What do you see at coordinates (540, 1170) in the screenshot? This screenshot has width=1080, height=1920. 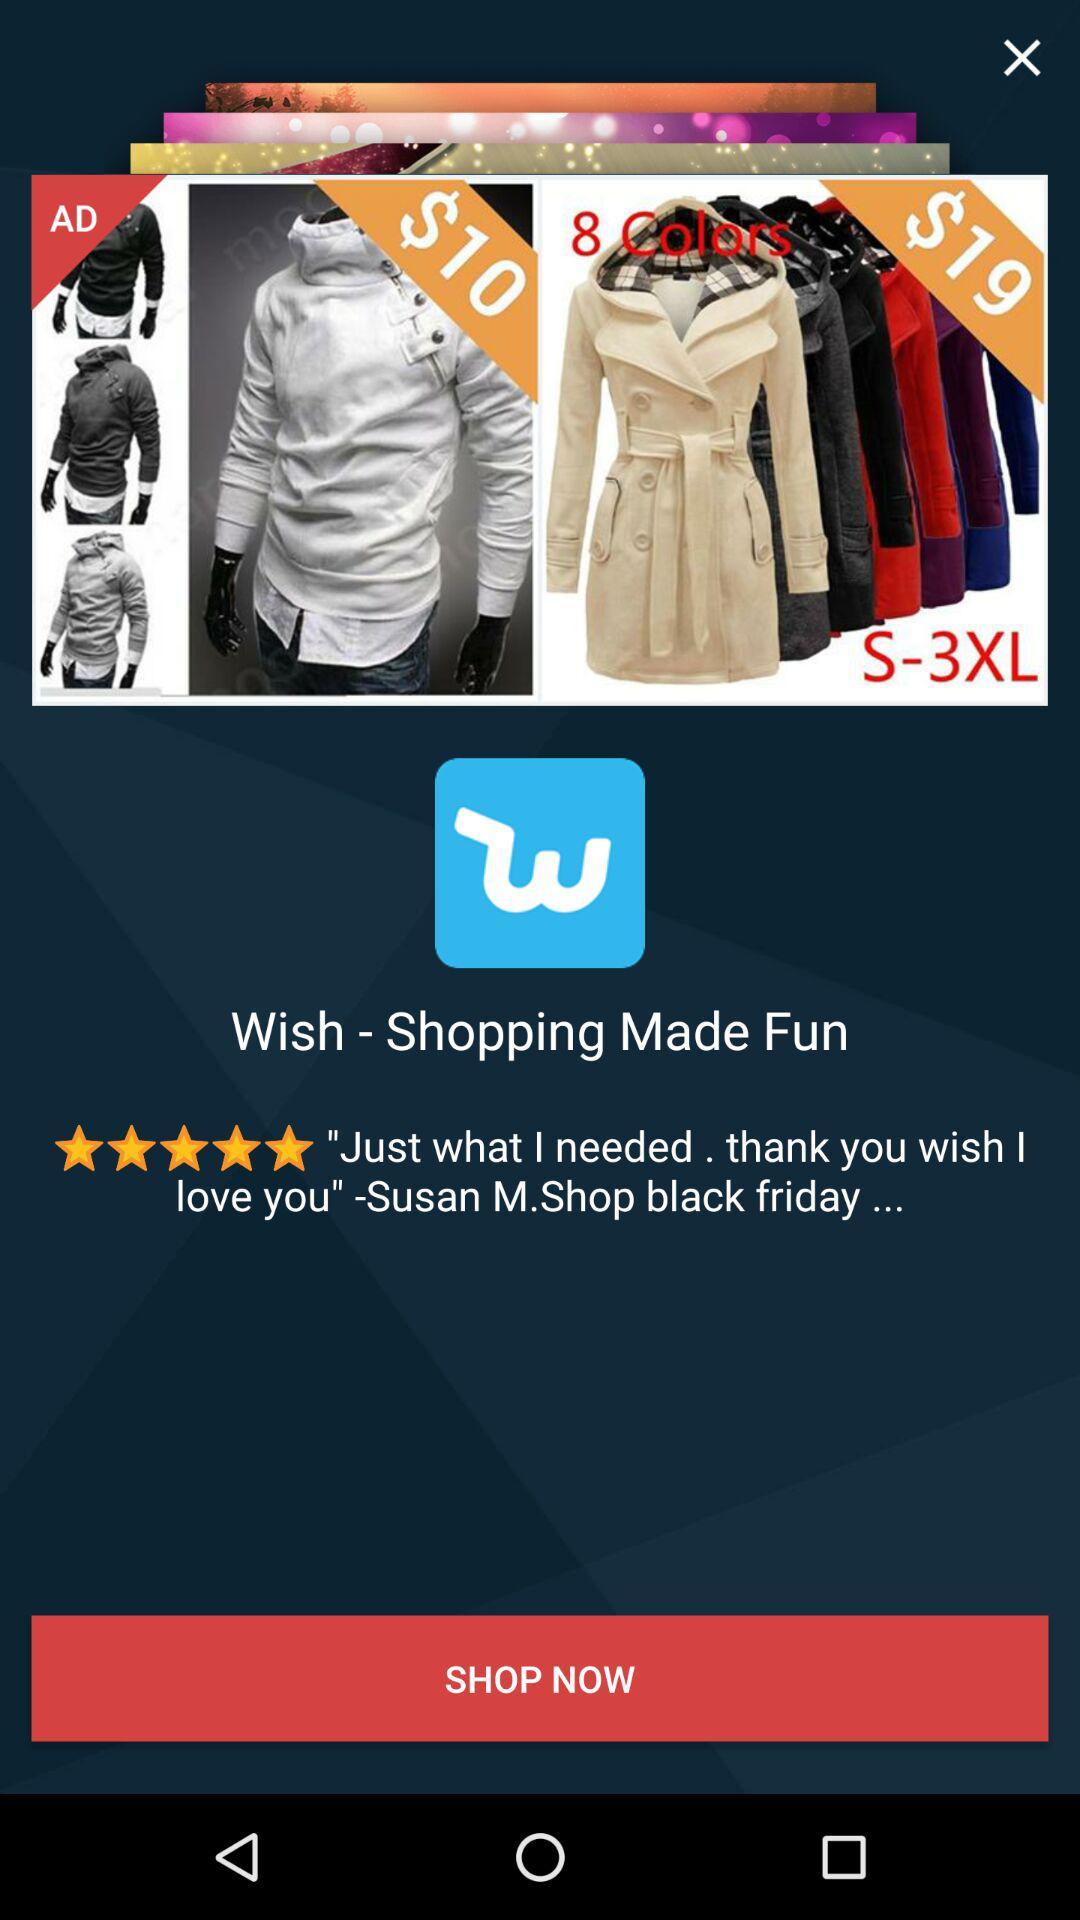 I see `icon above shop now item` at bounding box center [540, 1170].